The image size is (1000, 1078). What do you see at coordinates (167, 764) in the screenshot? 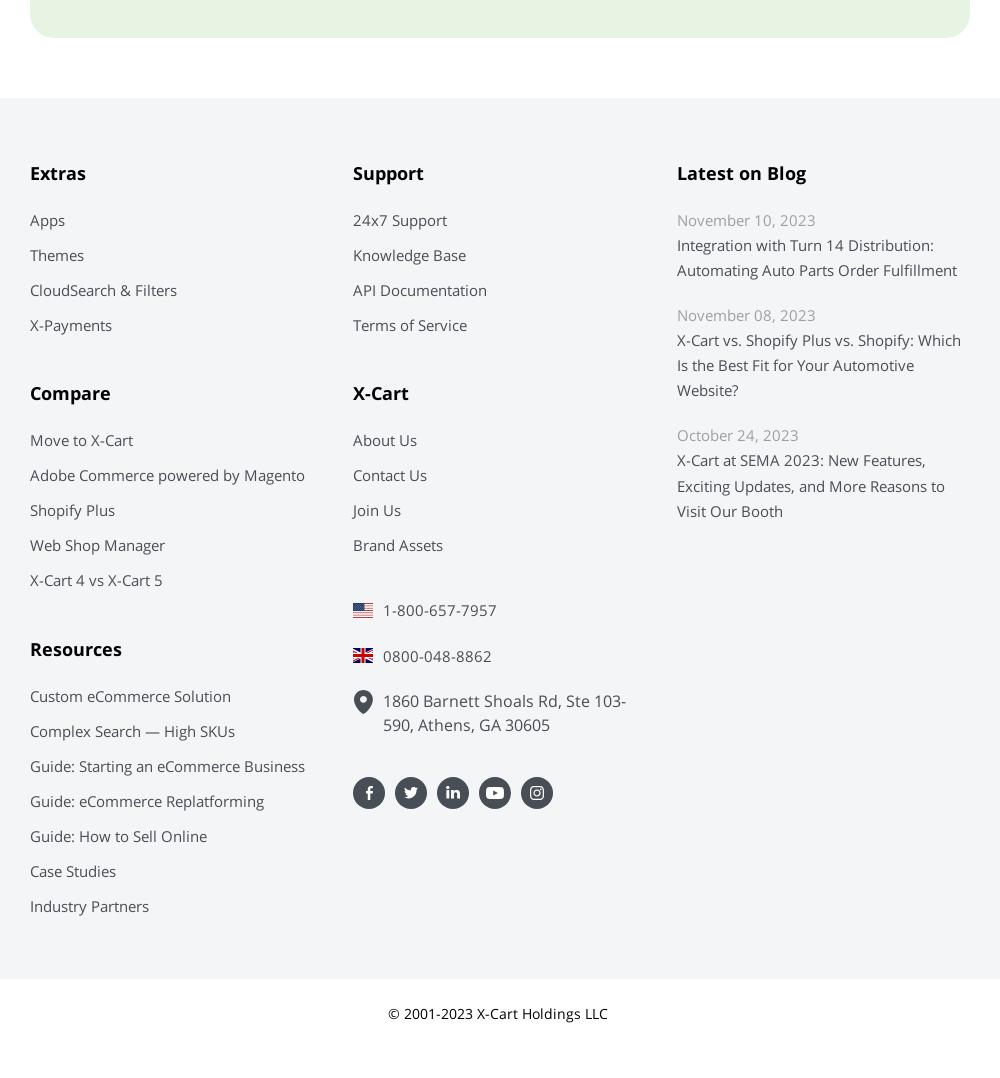
I see `'Guide: Starting an eCommerce Business'` at bounding box center [167, 764].